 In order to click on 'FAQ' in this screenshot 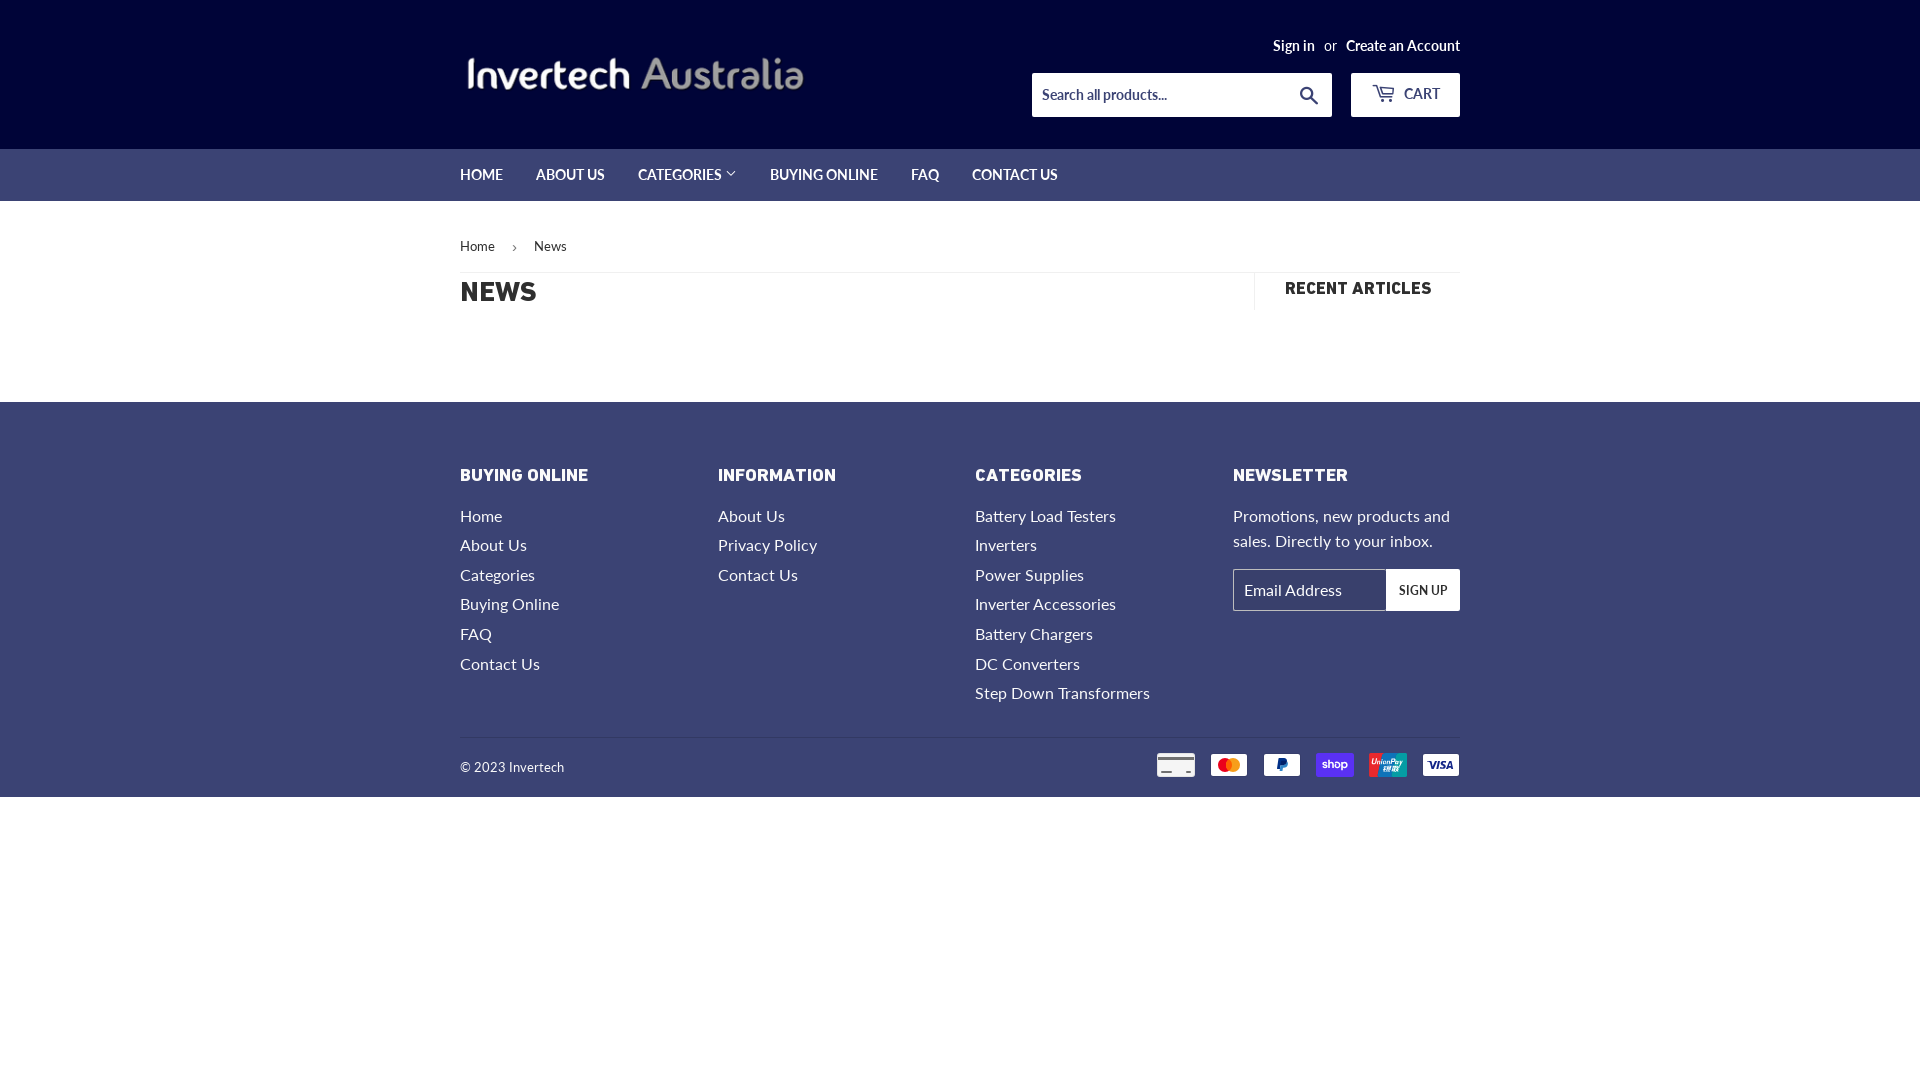, I will do `click(924, 173)`.